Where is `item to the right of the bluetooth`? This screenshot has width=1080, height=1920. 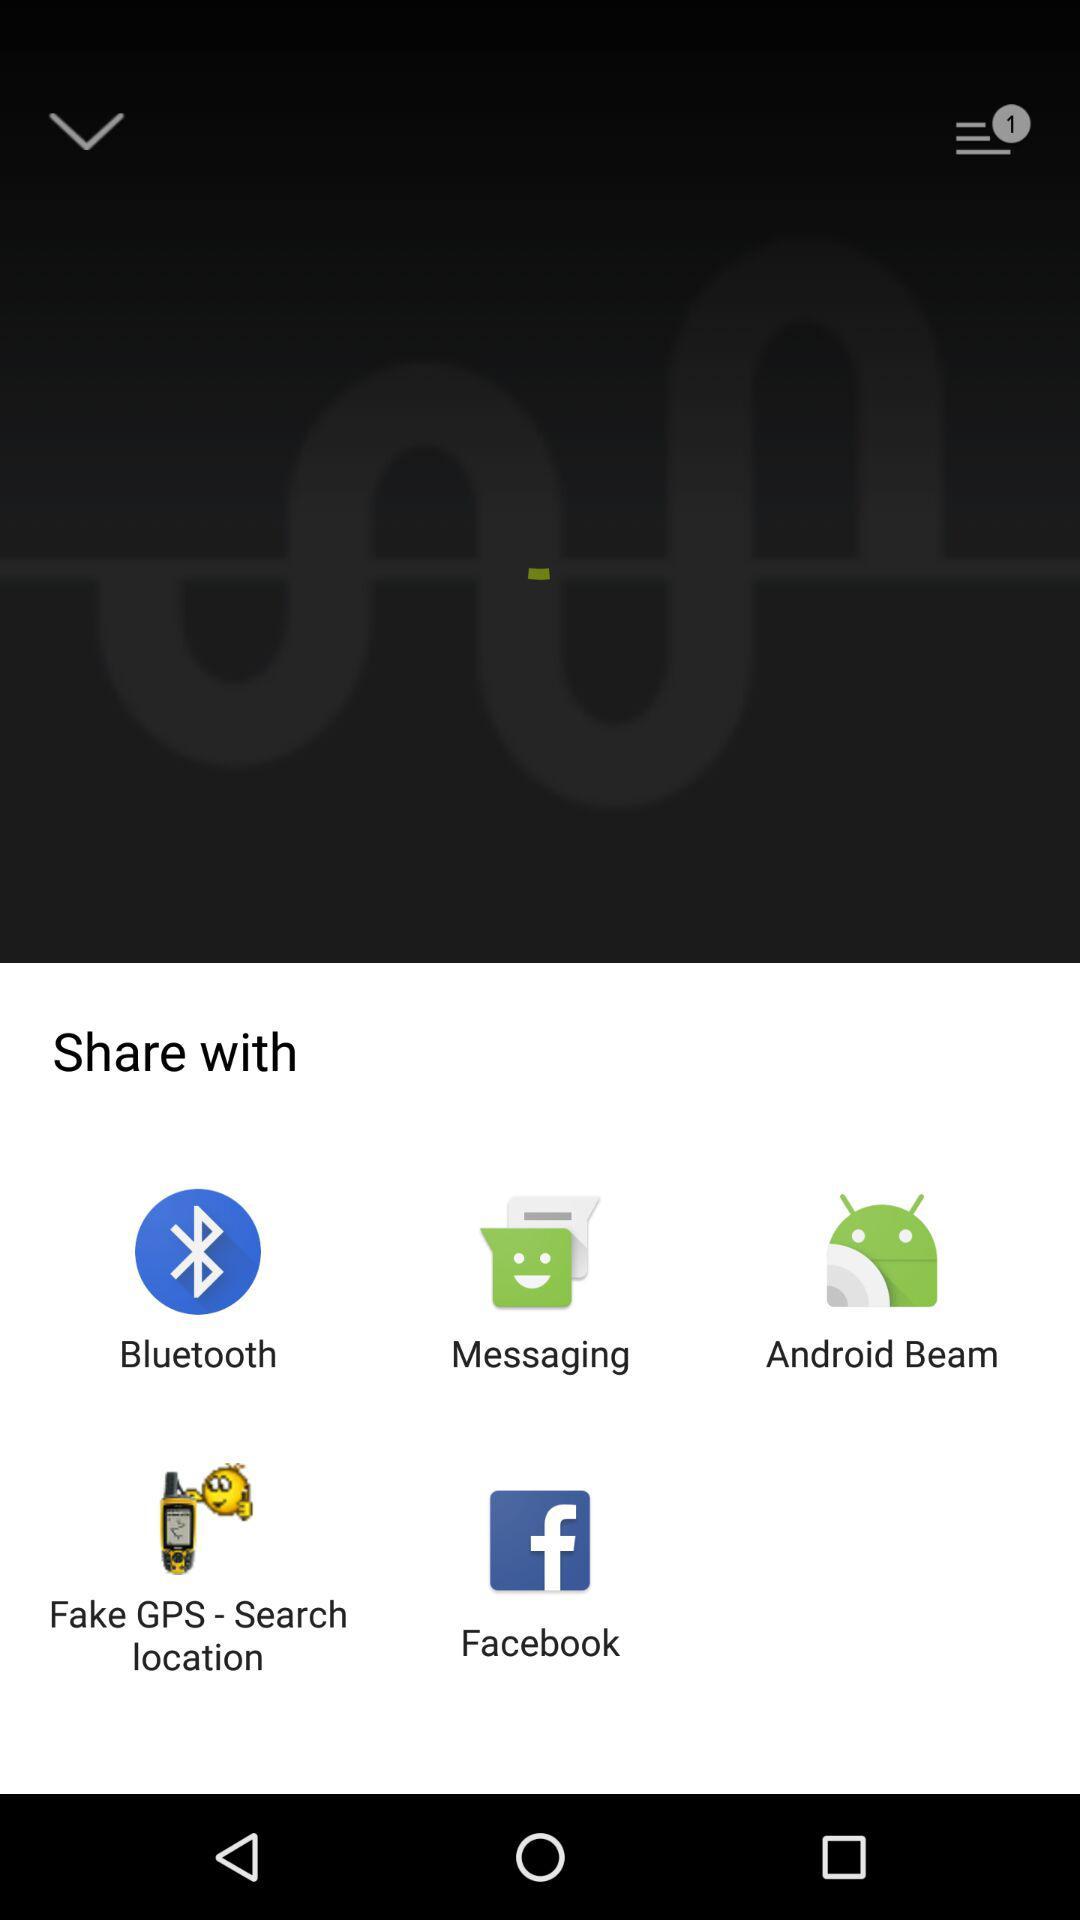
item to the right of the bluetooth is located at coordinates (540, 1283).